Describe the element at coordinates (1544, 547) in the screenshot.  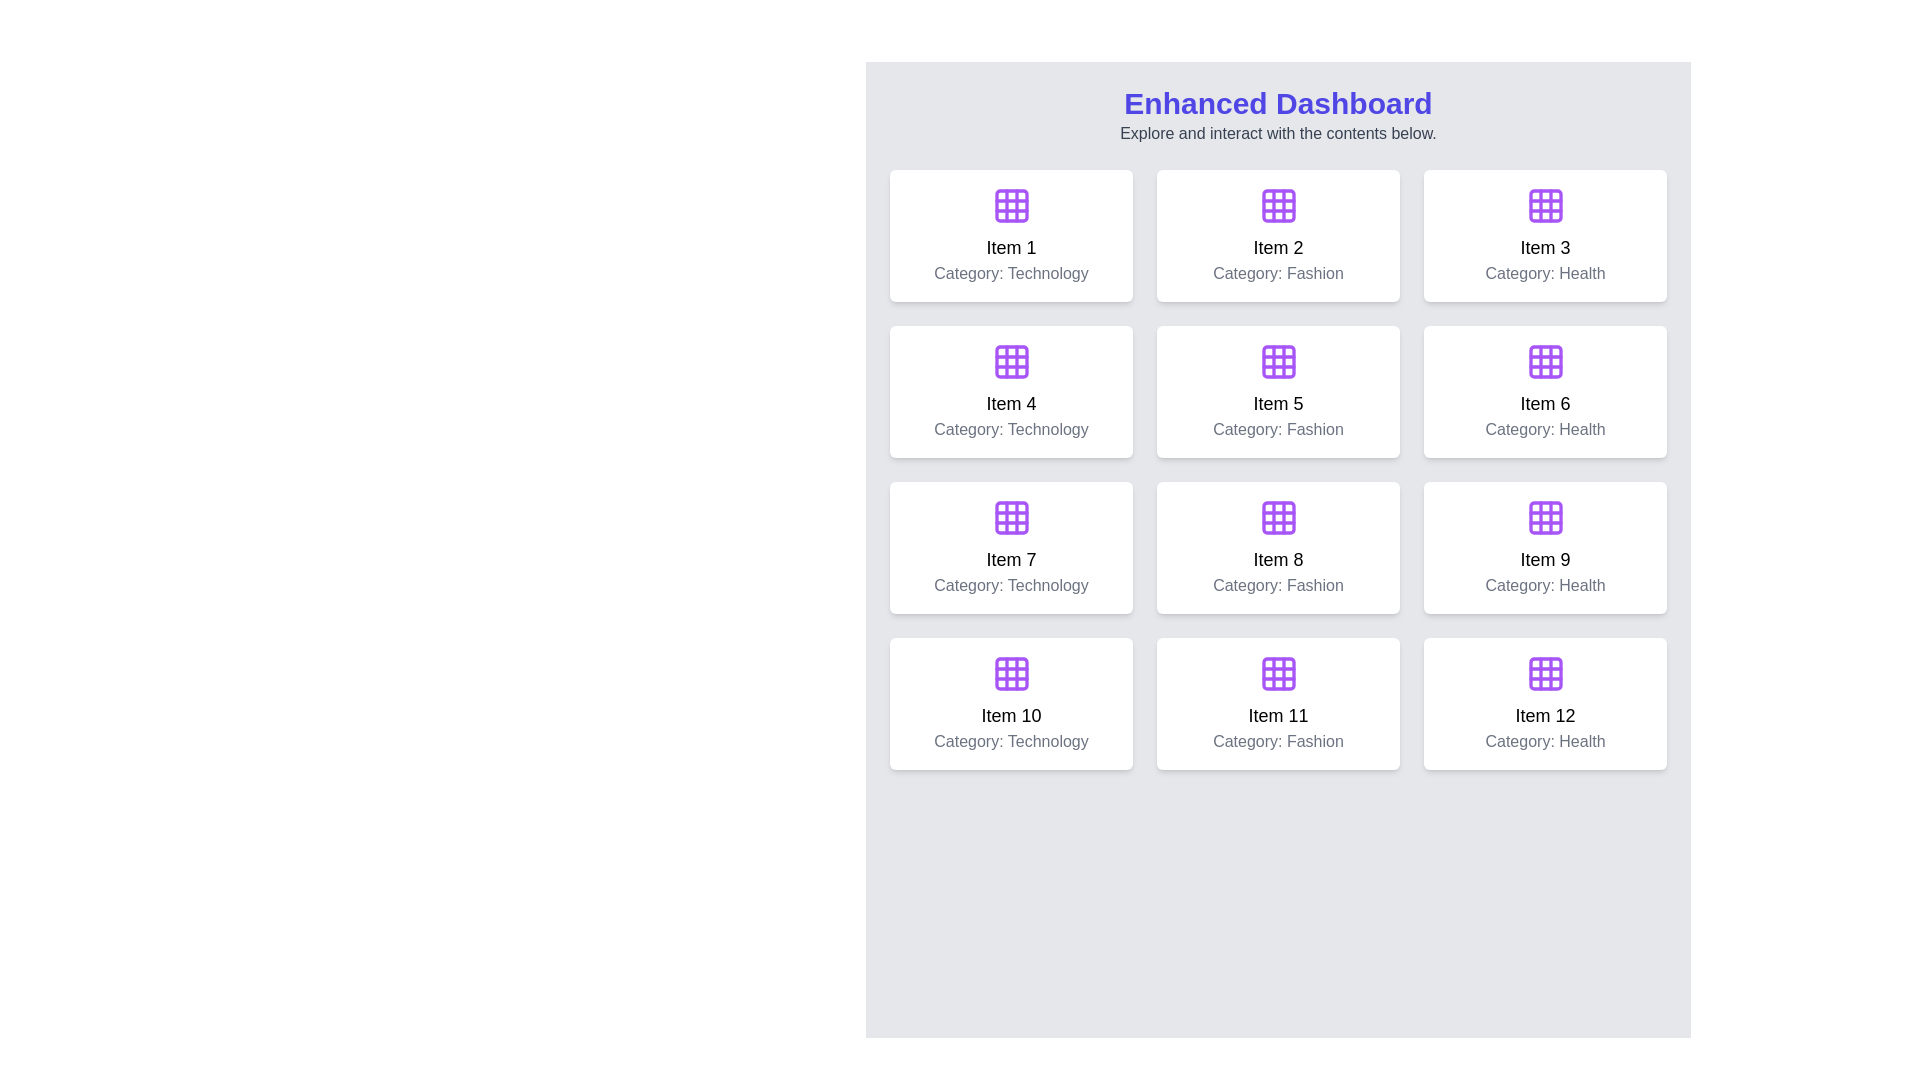
I see `the card with a white background, rounded corners, and a purple grid icon at the top center, which contains the text 'Item 9' and 'Category: Health'` at that location.